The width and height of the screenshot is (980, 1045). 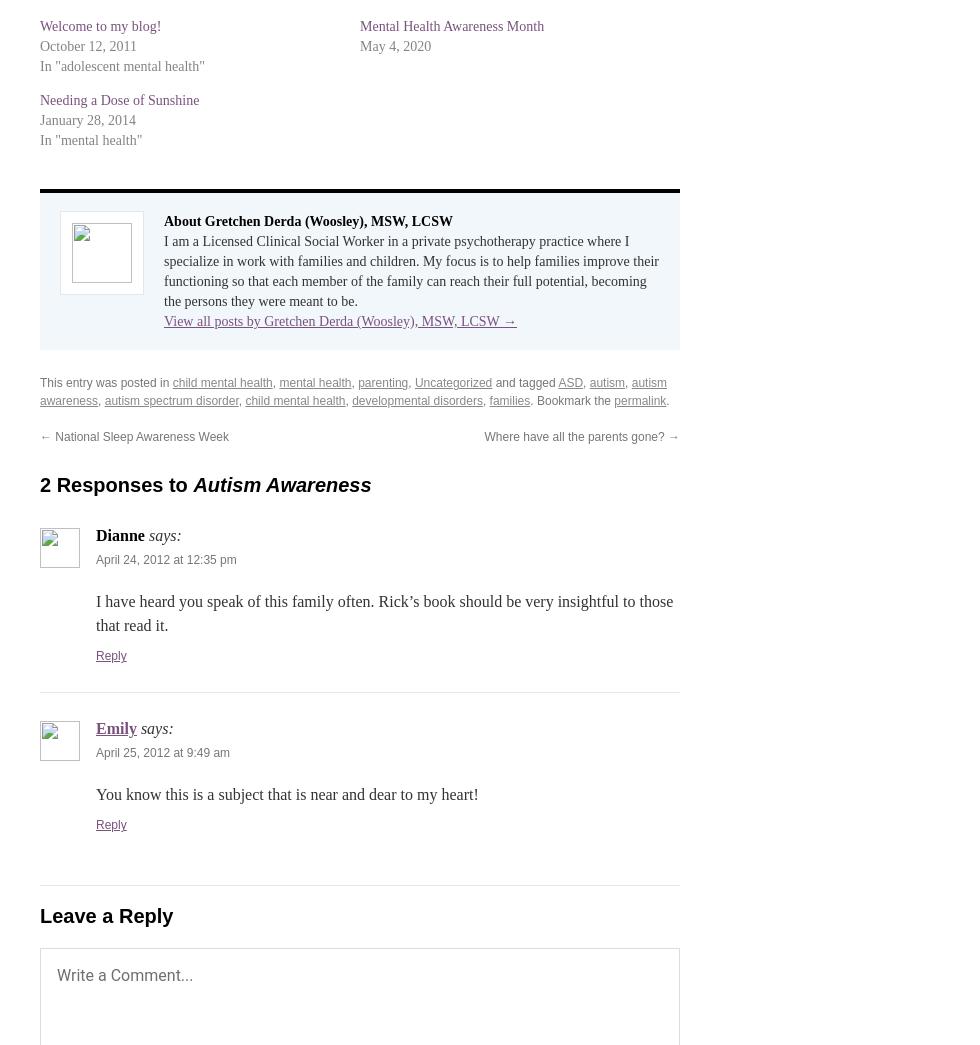 I want to click on 'I have heard you speak of this family often. Rick’s book should be very insightful to those that read it.', so click(x=384, y=612).